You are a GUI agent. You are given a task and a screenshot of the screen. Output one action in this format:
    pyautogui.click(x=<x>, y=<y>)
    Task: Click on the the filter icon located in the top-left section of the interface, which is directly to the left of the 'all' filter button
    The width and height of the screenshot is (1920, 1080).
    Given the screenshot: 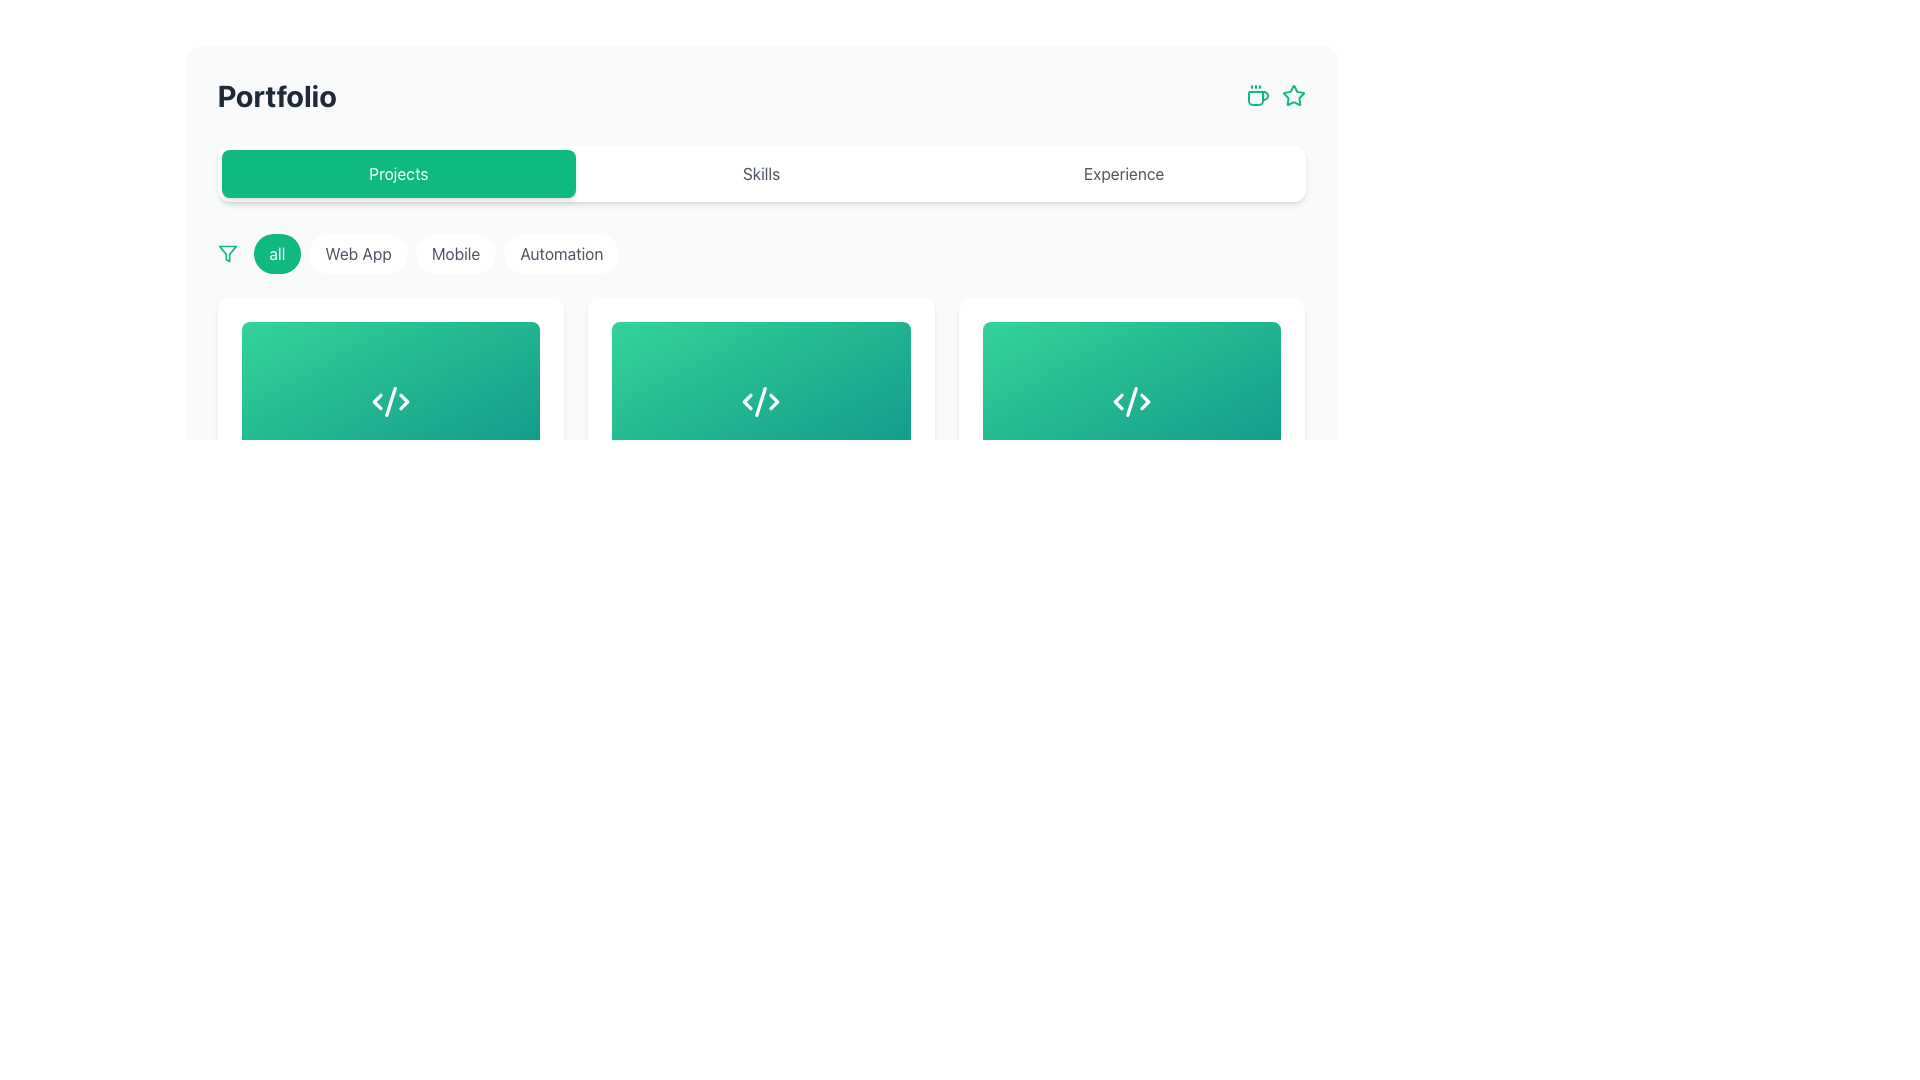 What is the action you would take?
    pyautogui.click(x=227, y=253)
    